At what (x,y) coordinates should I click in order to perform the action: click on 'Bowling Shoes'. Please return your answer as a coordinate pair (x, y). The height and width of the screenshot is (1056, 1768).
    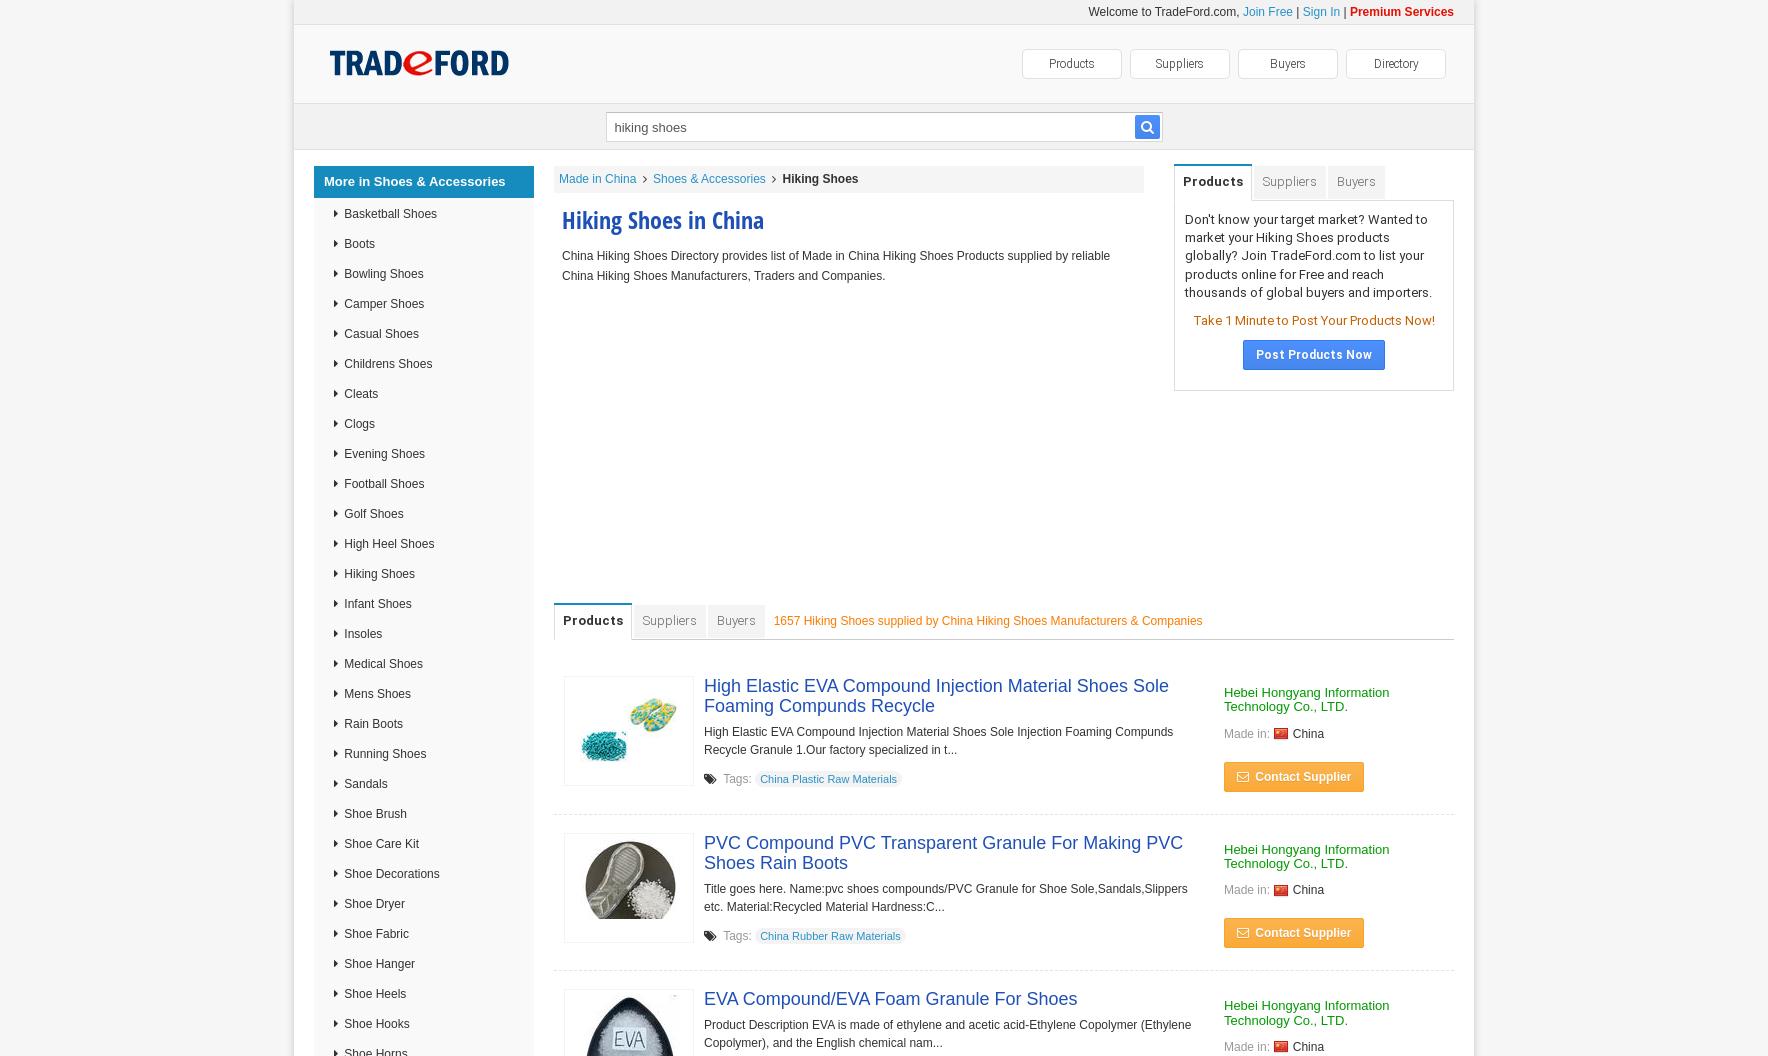
    Looking at the image, I should click on (382, 274).